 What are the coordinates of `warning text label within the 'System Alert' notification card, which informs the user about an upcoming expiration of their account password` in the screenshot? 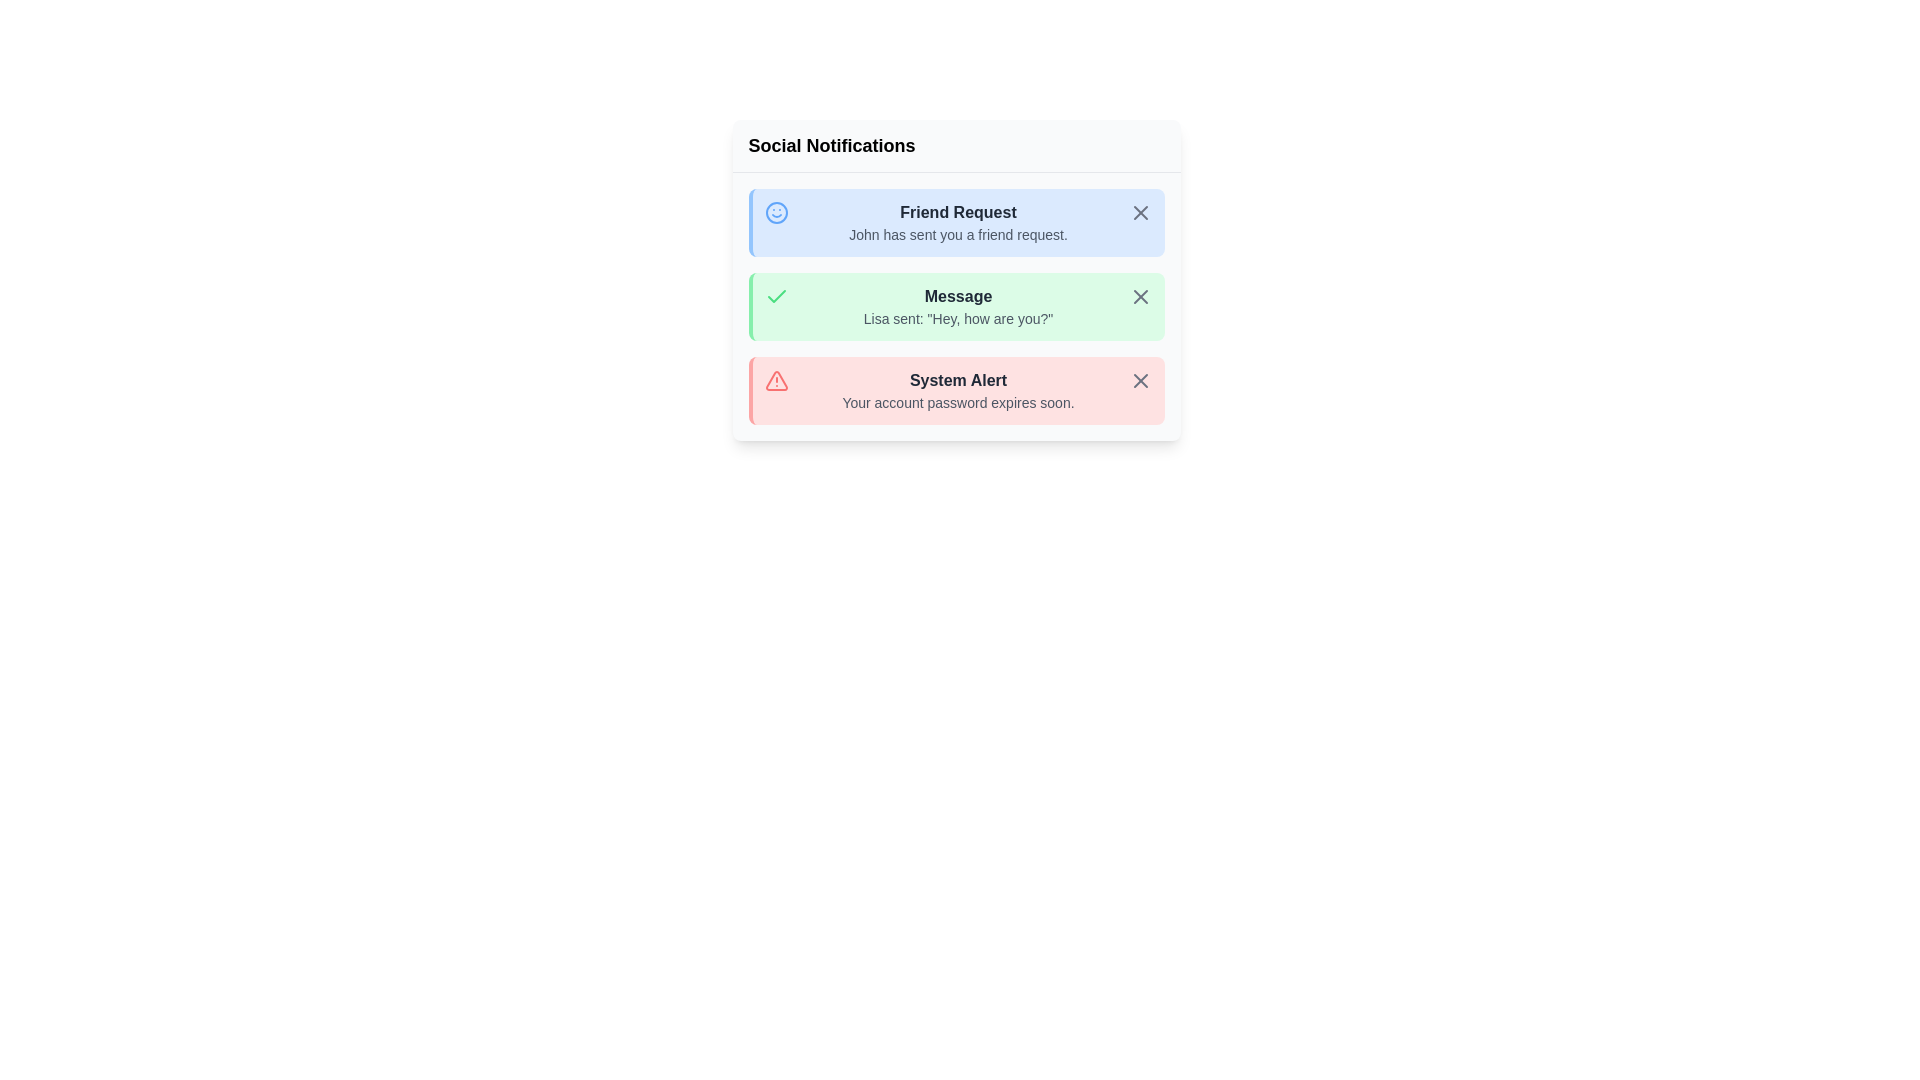 It's located at (957, 402).